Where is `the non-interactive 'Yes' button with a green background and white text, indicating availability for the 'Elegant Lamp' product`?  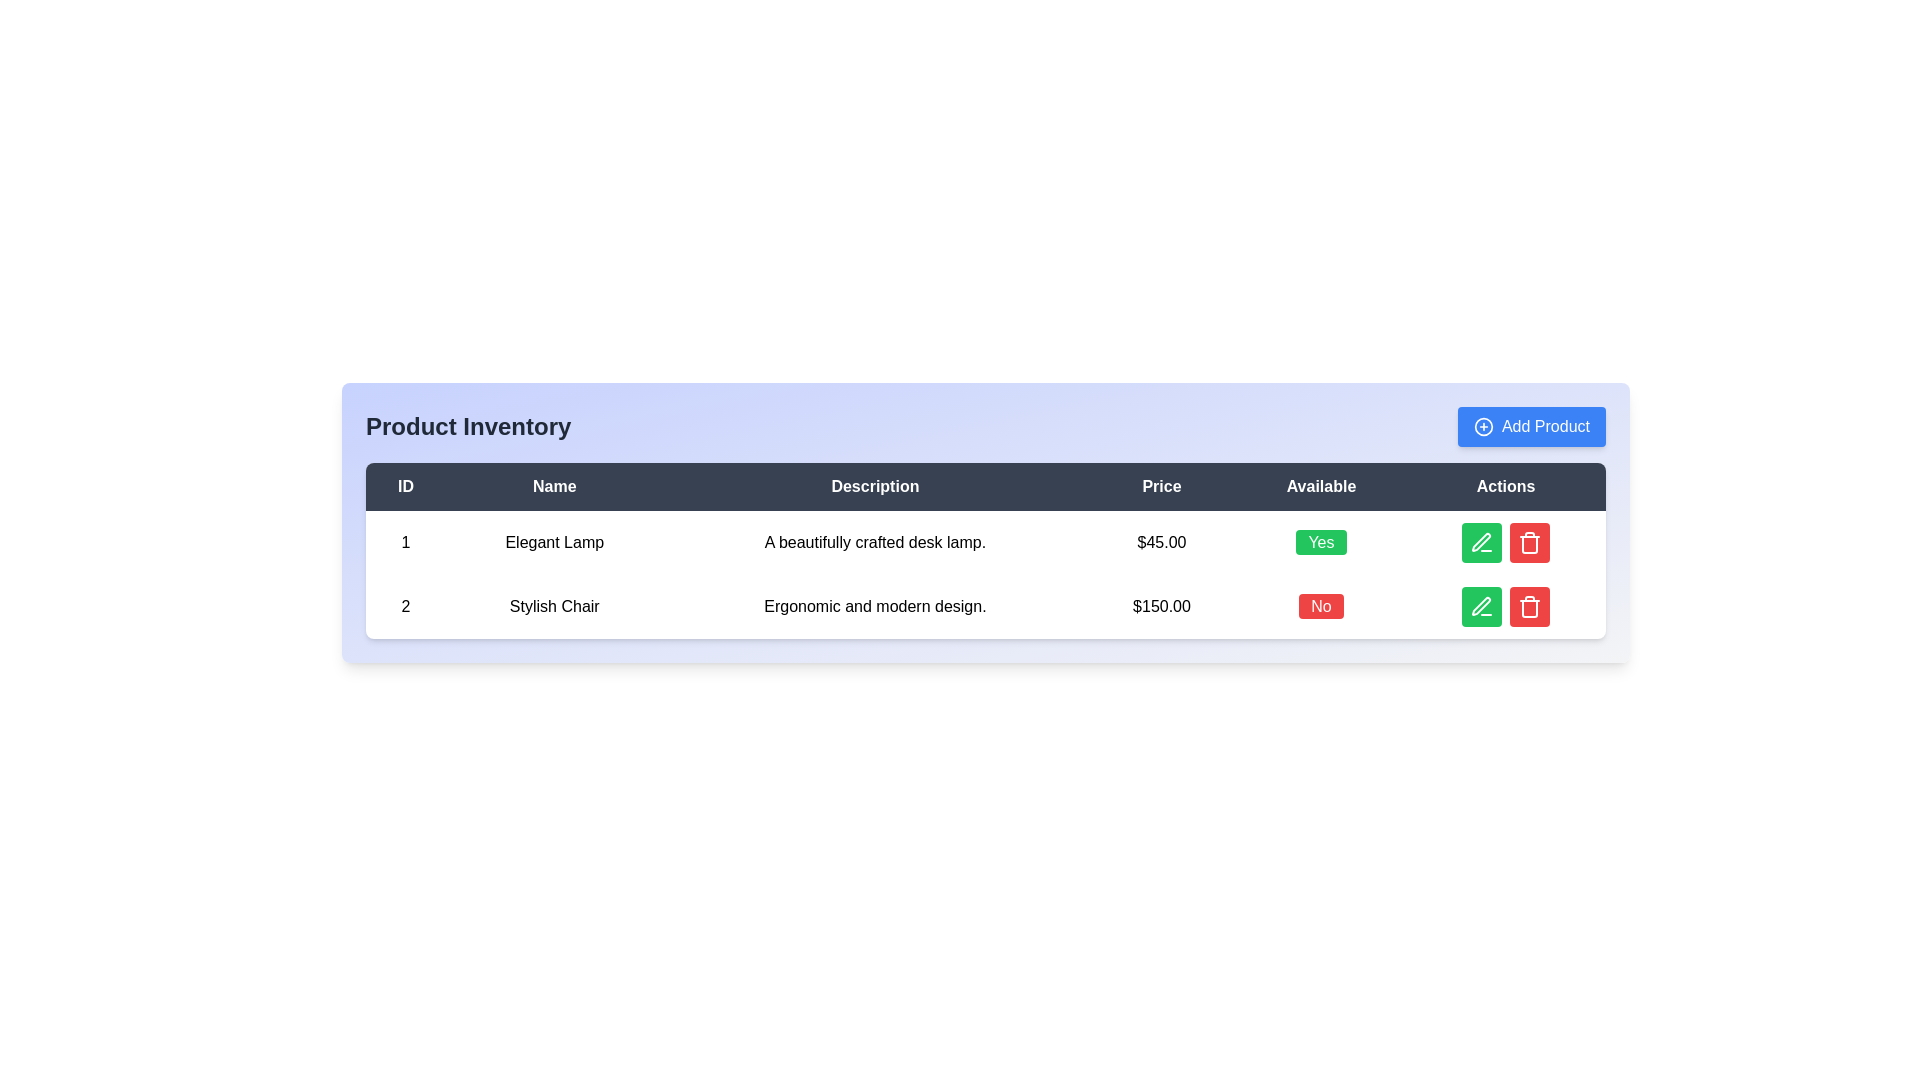
the non-interactive 'Yes' button with a green background and white text, indicating availability for the 'Elegant Lamp' product is located at coordinates (1321, 542).